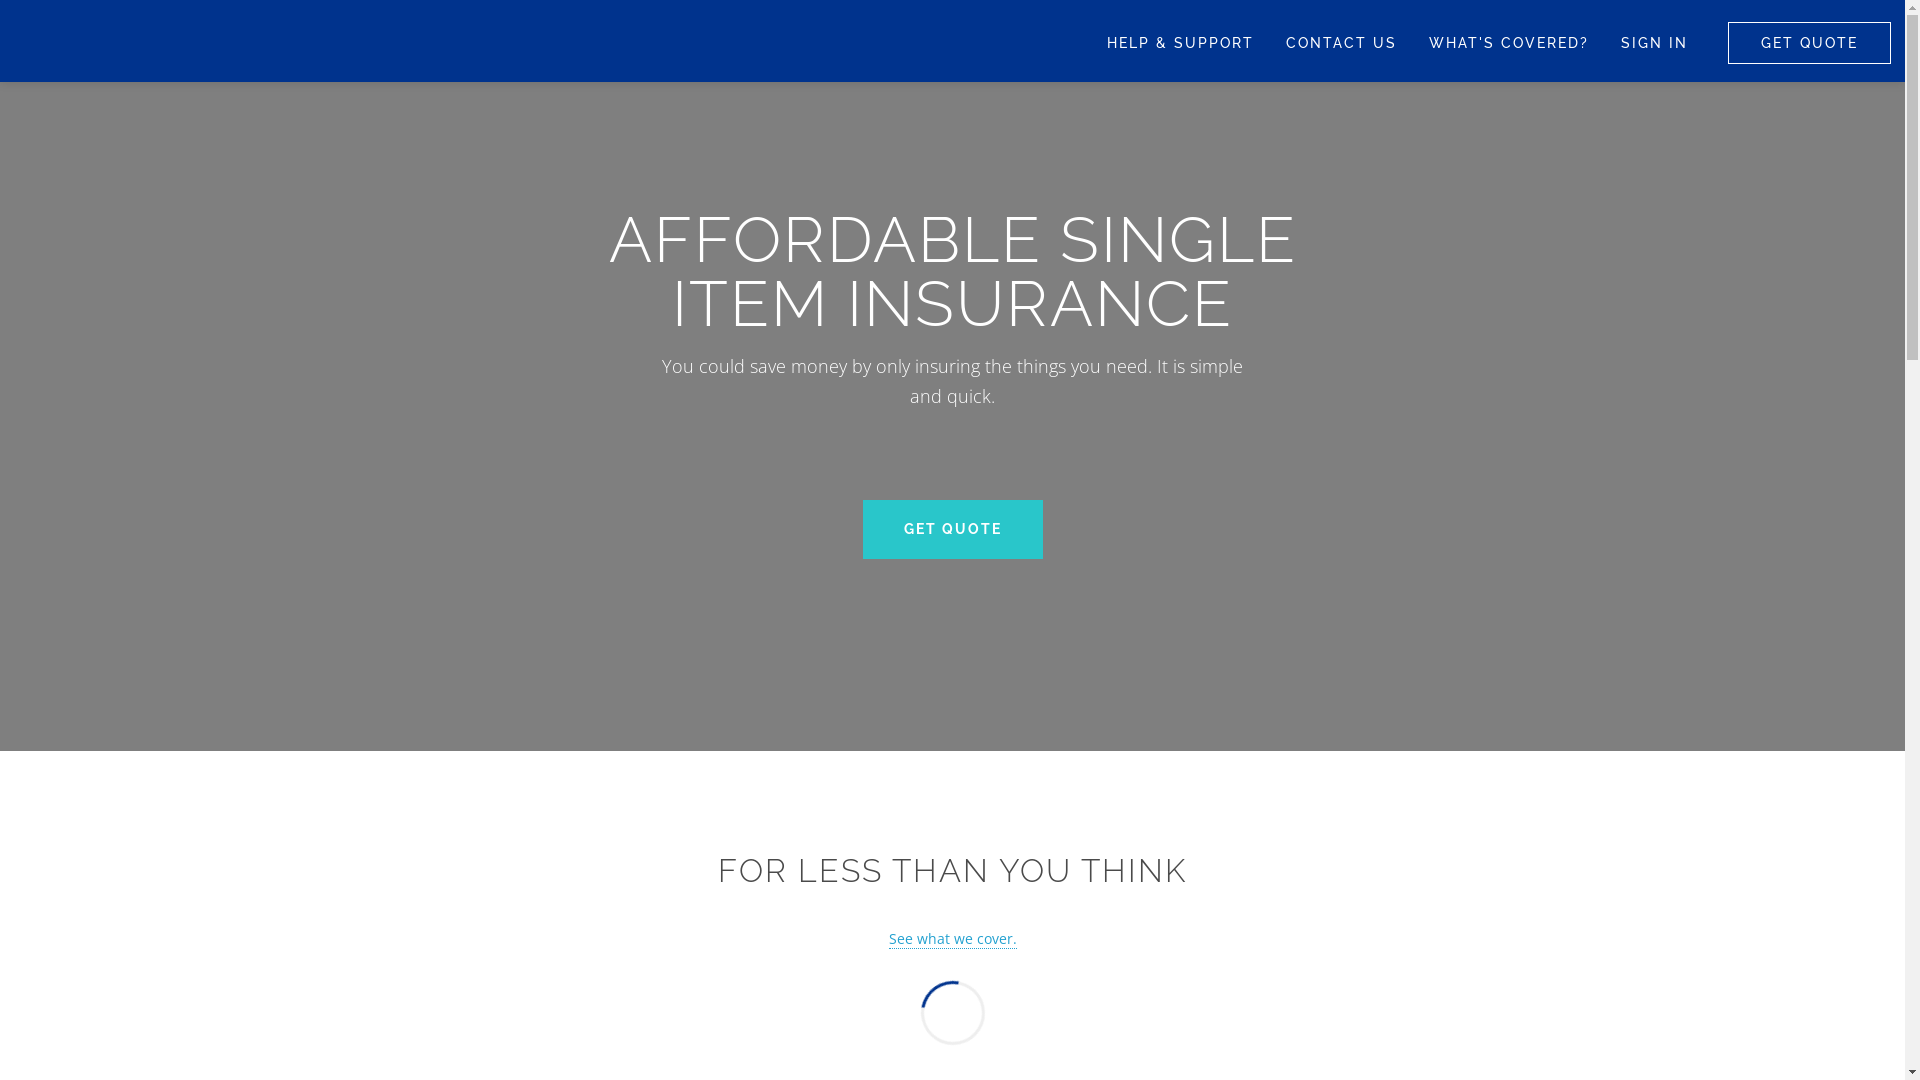 The height and width of the screenshot is (1080, 1920). Describe the element at coordinates (1089, 42) in the screenshot. I see `'HELP & SUPPORT'` at that location.